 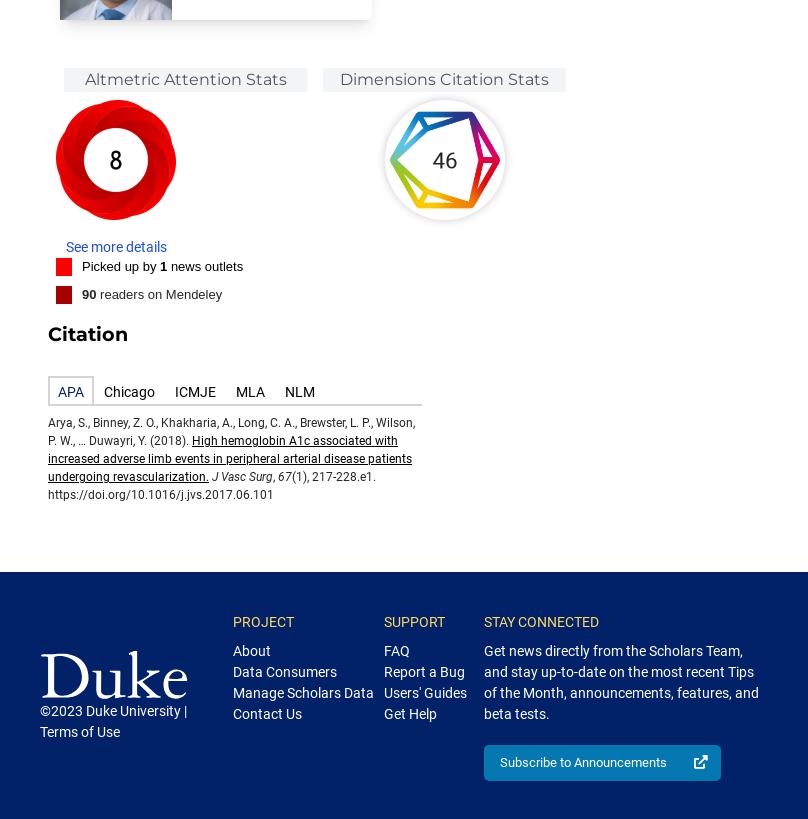 What do you see at coordinates (120, 264) in the screenshot?
I see `'Picked up by'` at bounding box center [120, 264].